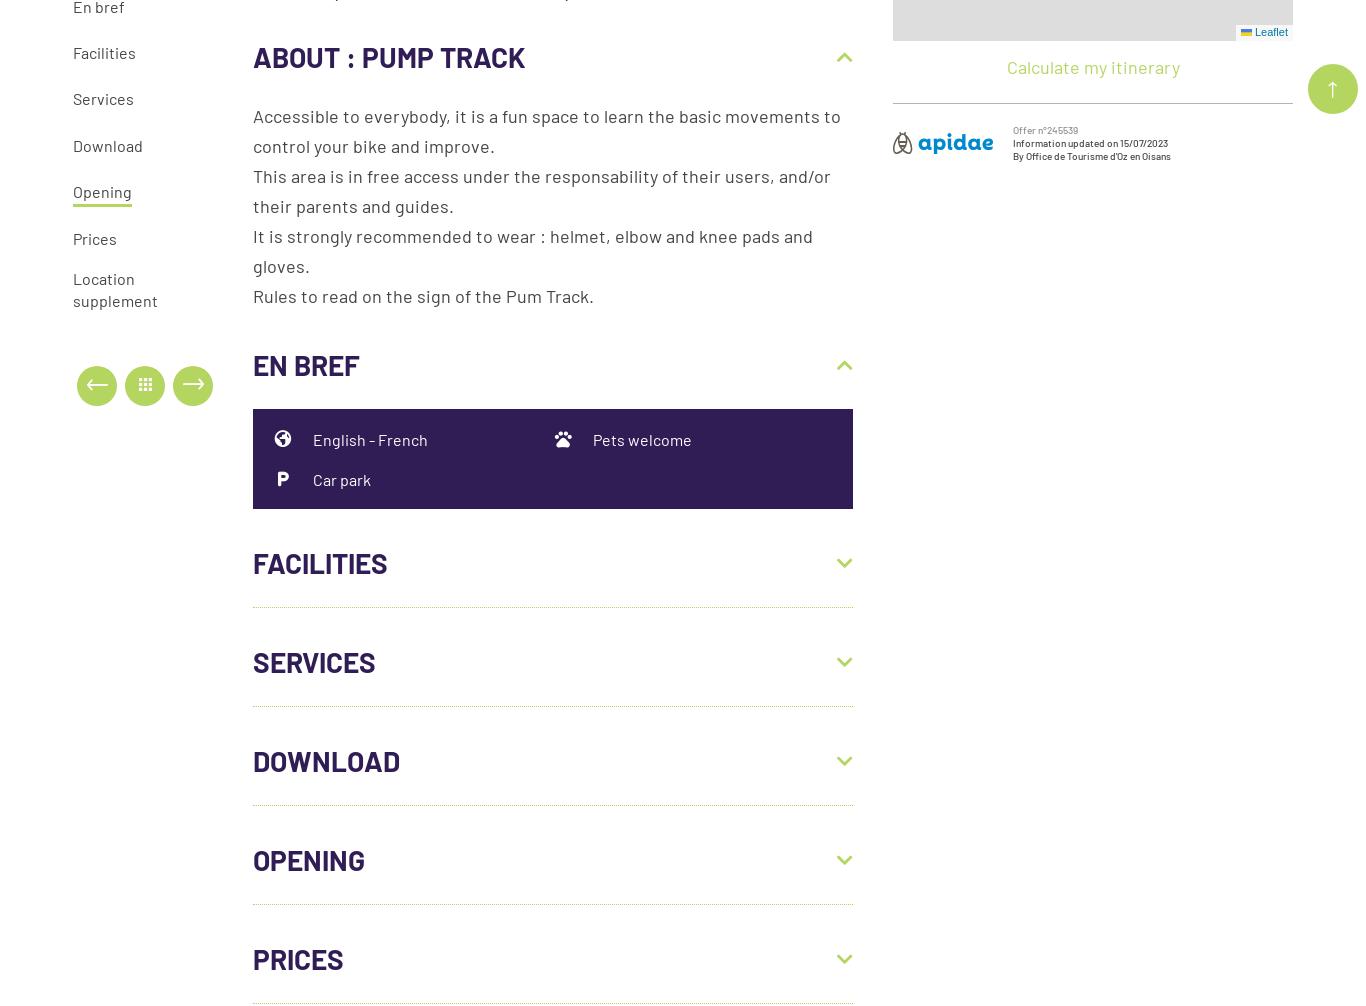 This screenshot has width=1366, height=1006. I want to click on 'This area is in free access under the responsability of their users, and/or their parents and guides.', so click(542, 191).